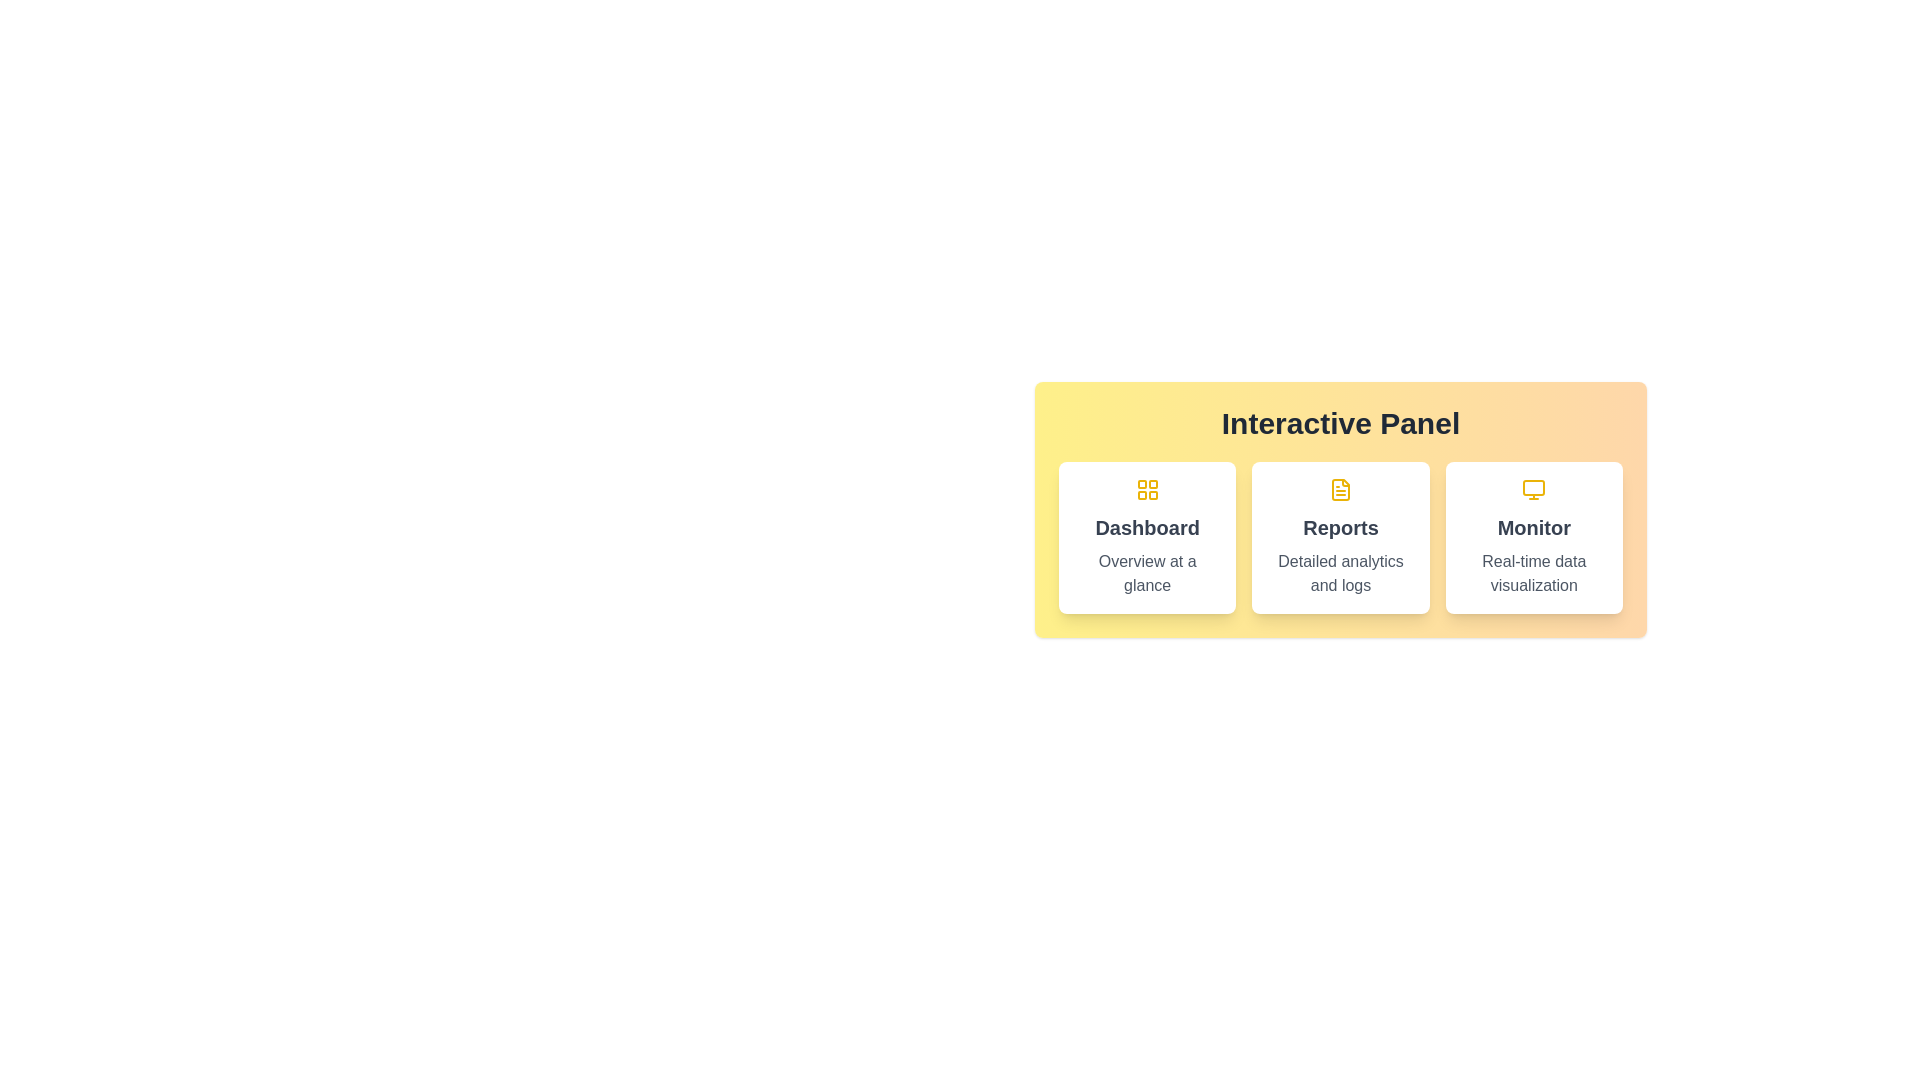  I want to click on the 'Monitor' panel to select it, so click(1533, 536).